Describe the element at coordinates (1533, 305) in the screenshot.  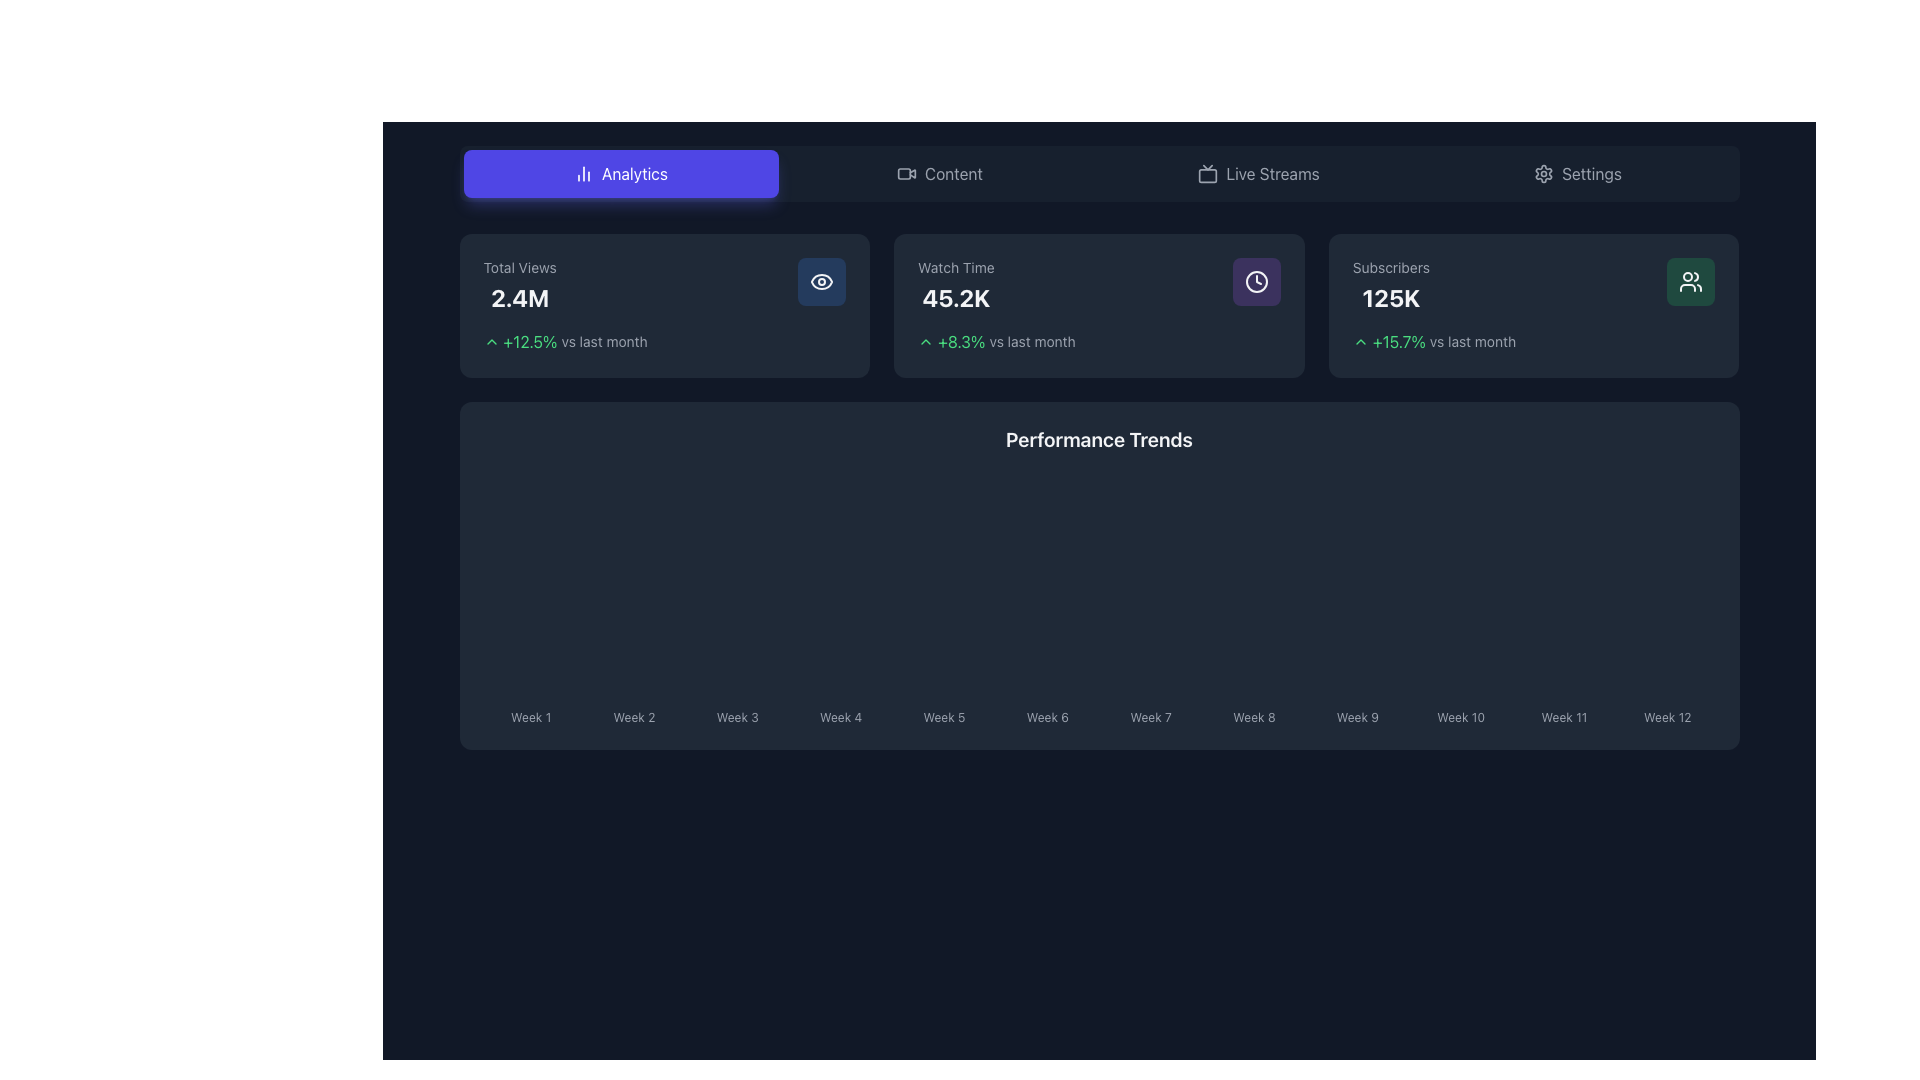
I see `the static information card displaying subscriber metrics, which shows total subscribers (125K) and a growth percentage (+15.7%), located in the upper right section of the interface` at that location.